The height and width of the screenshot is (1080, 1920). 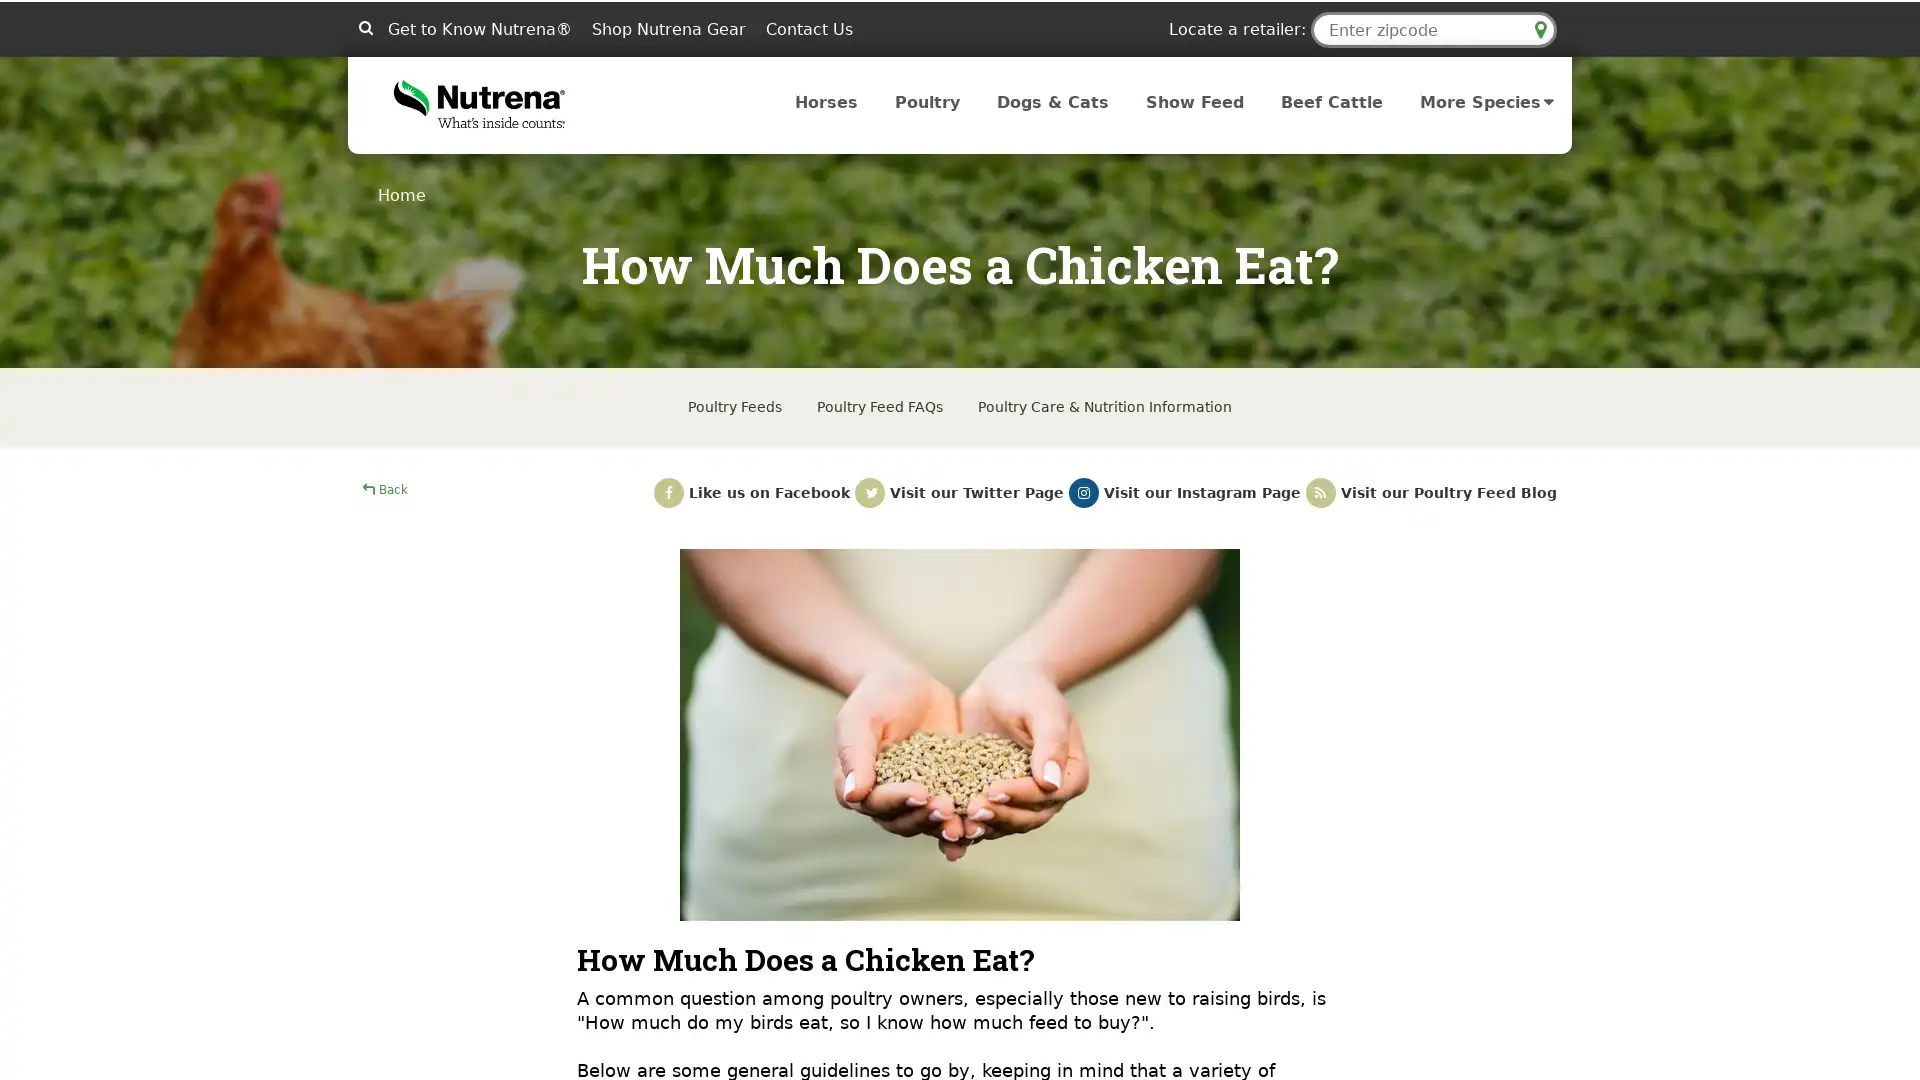 What do you see at coordinates (365, 26) in the screenshot?
I see `Submit` at bounding box center [365, 26].